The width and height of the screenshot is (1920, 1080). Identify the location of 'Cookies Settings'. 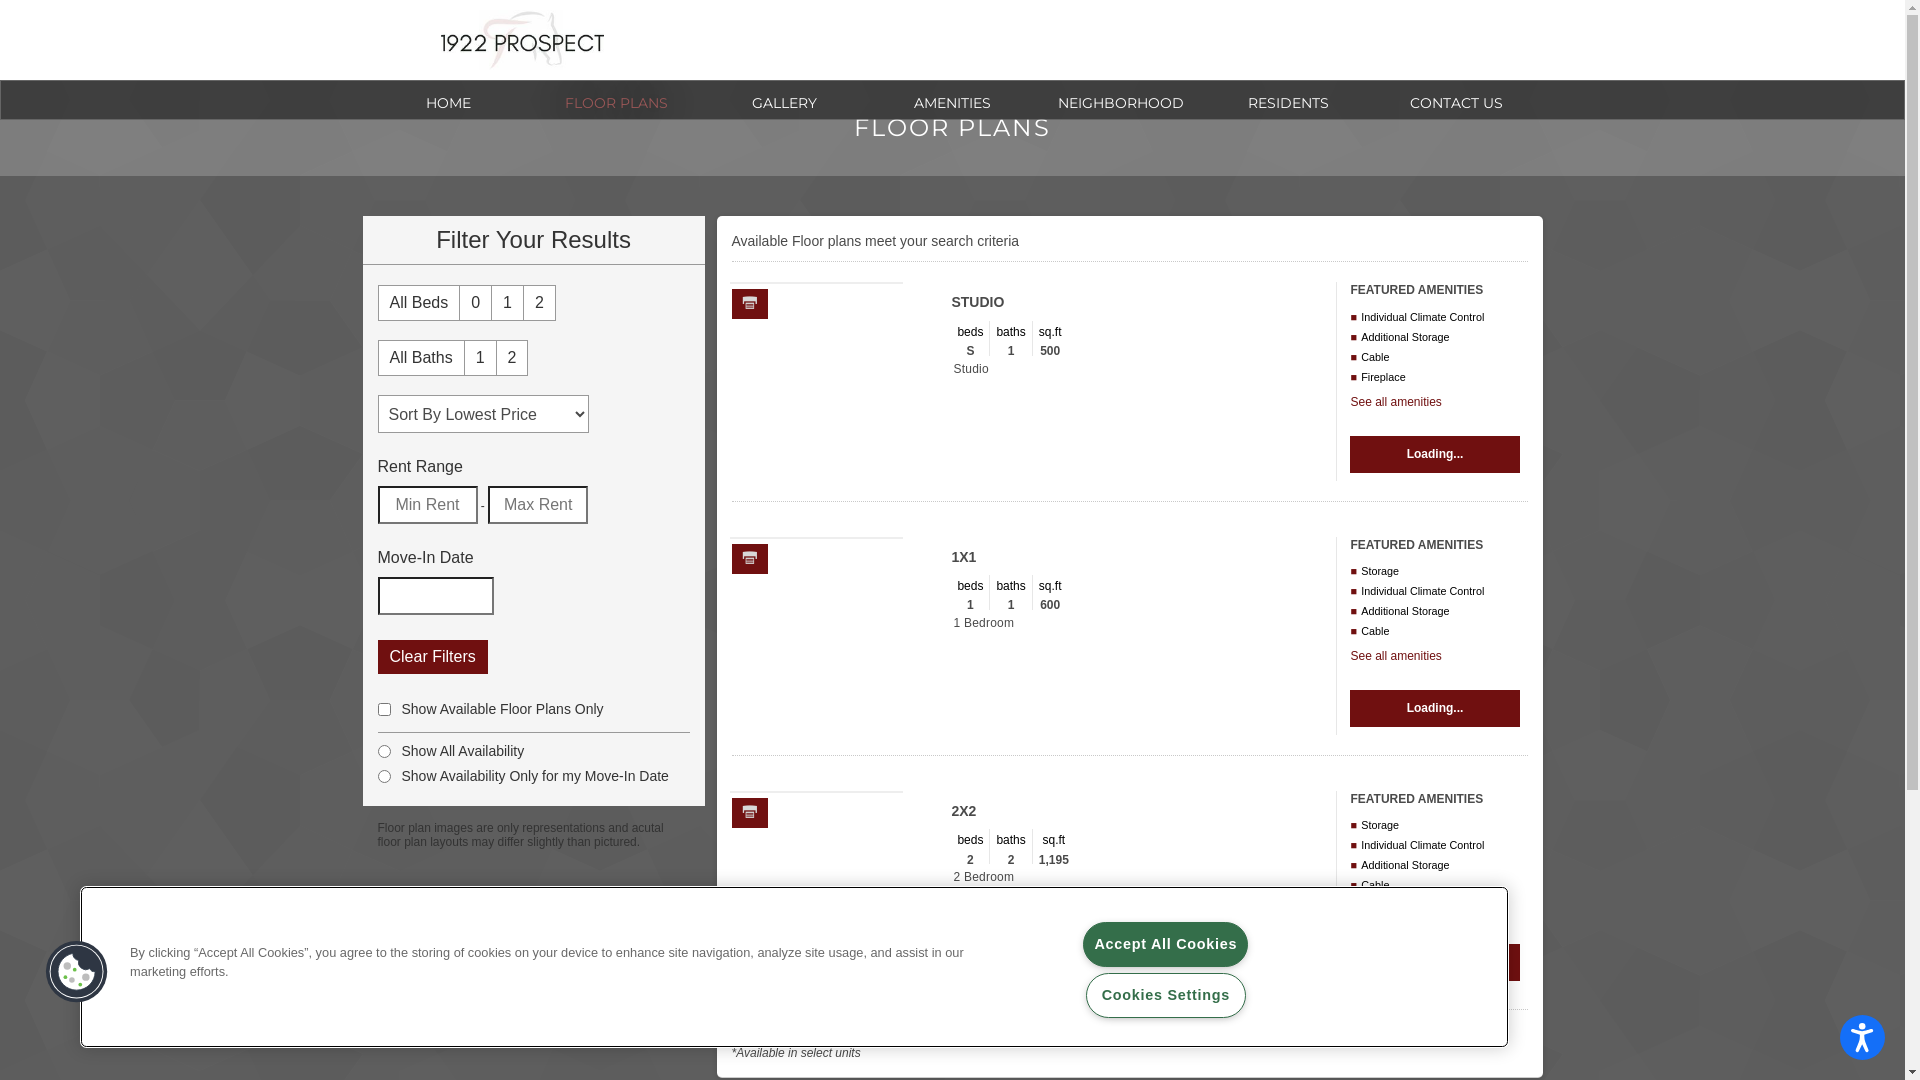
(1166, 995).